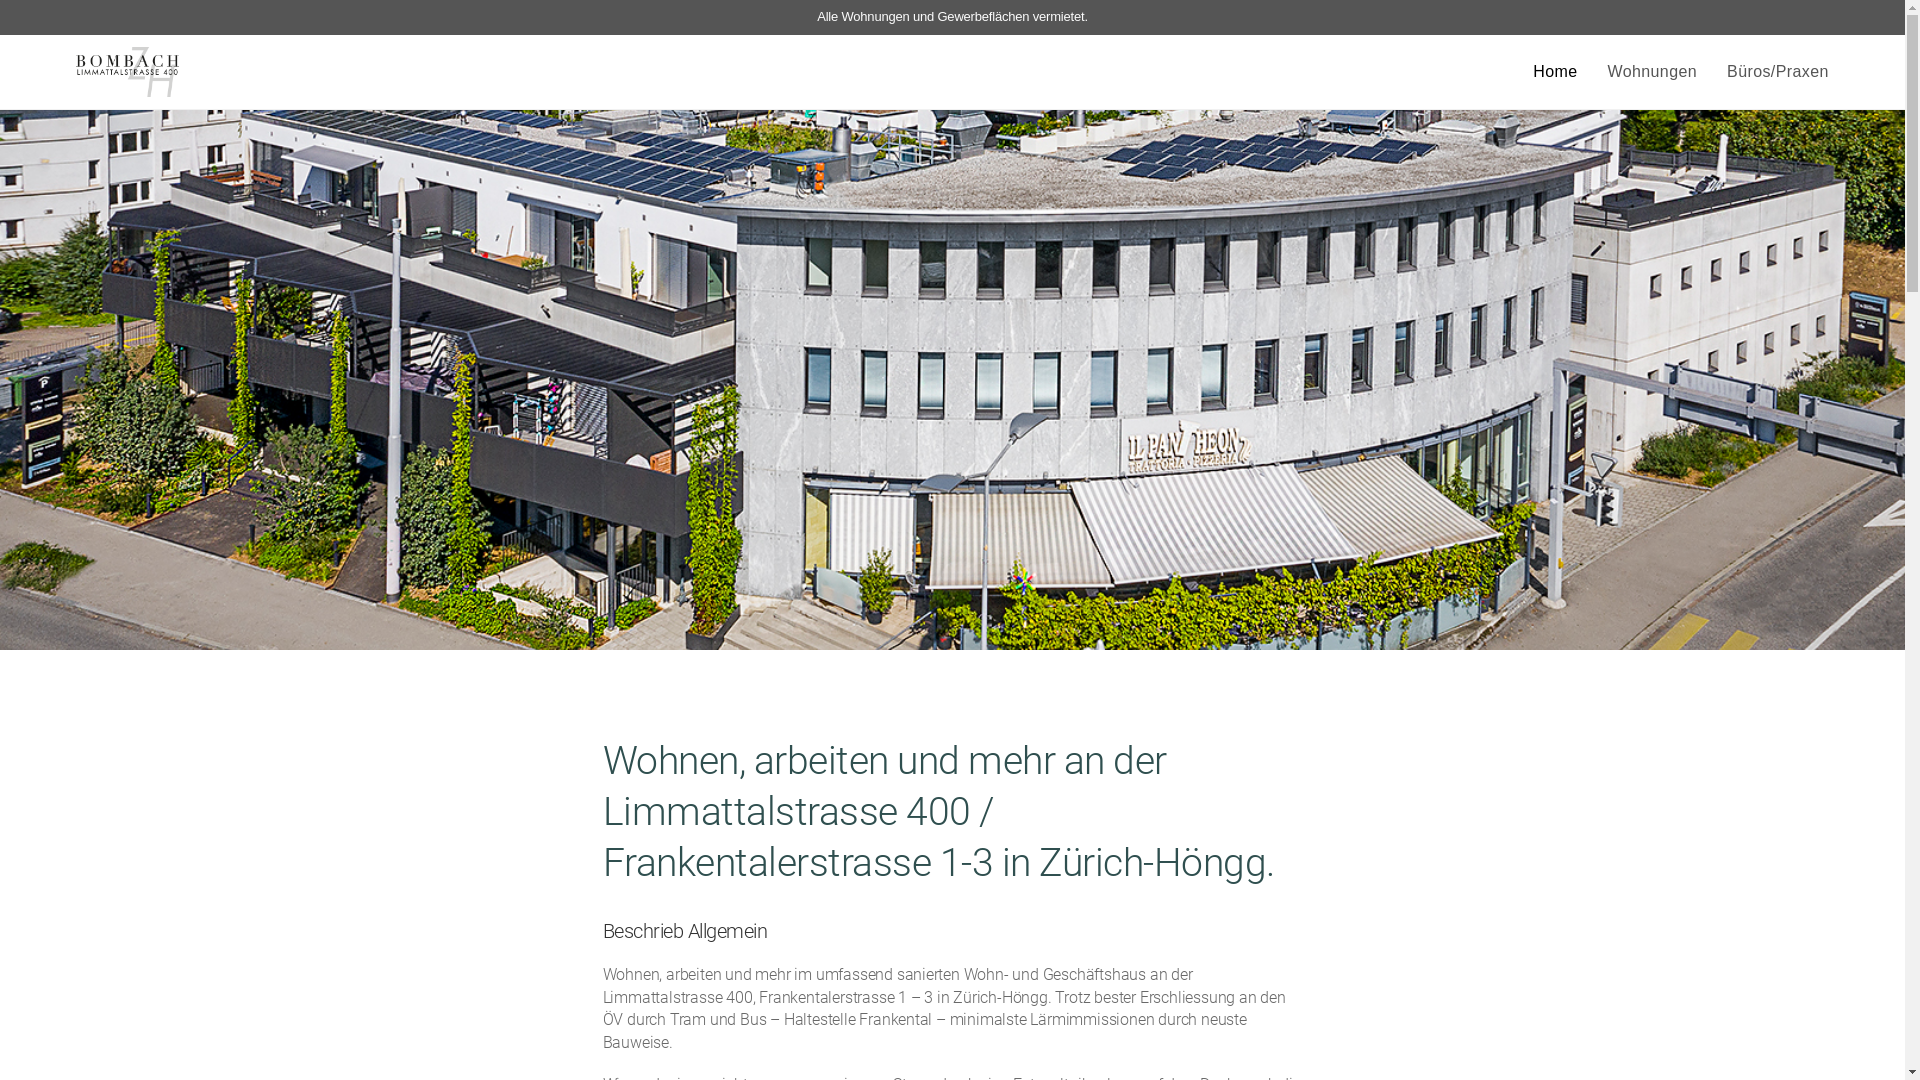 This screenshot has width=1920, height=1080. What do you see at coordinates (1554, 71) in the screenshot?
I see `'Home'` at bounding box center [1554, 71].